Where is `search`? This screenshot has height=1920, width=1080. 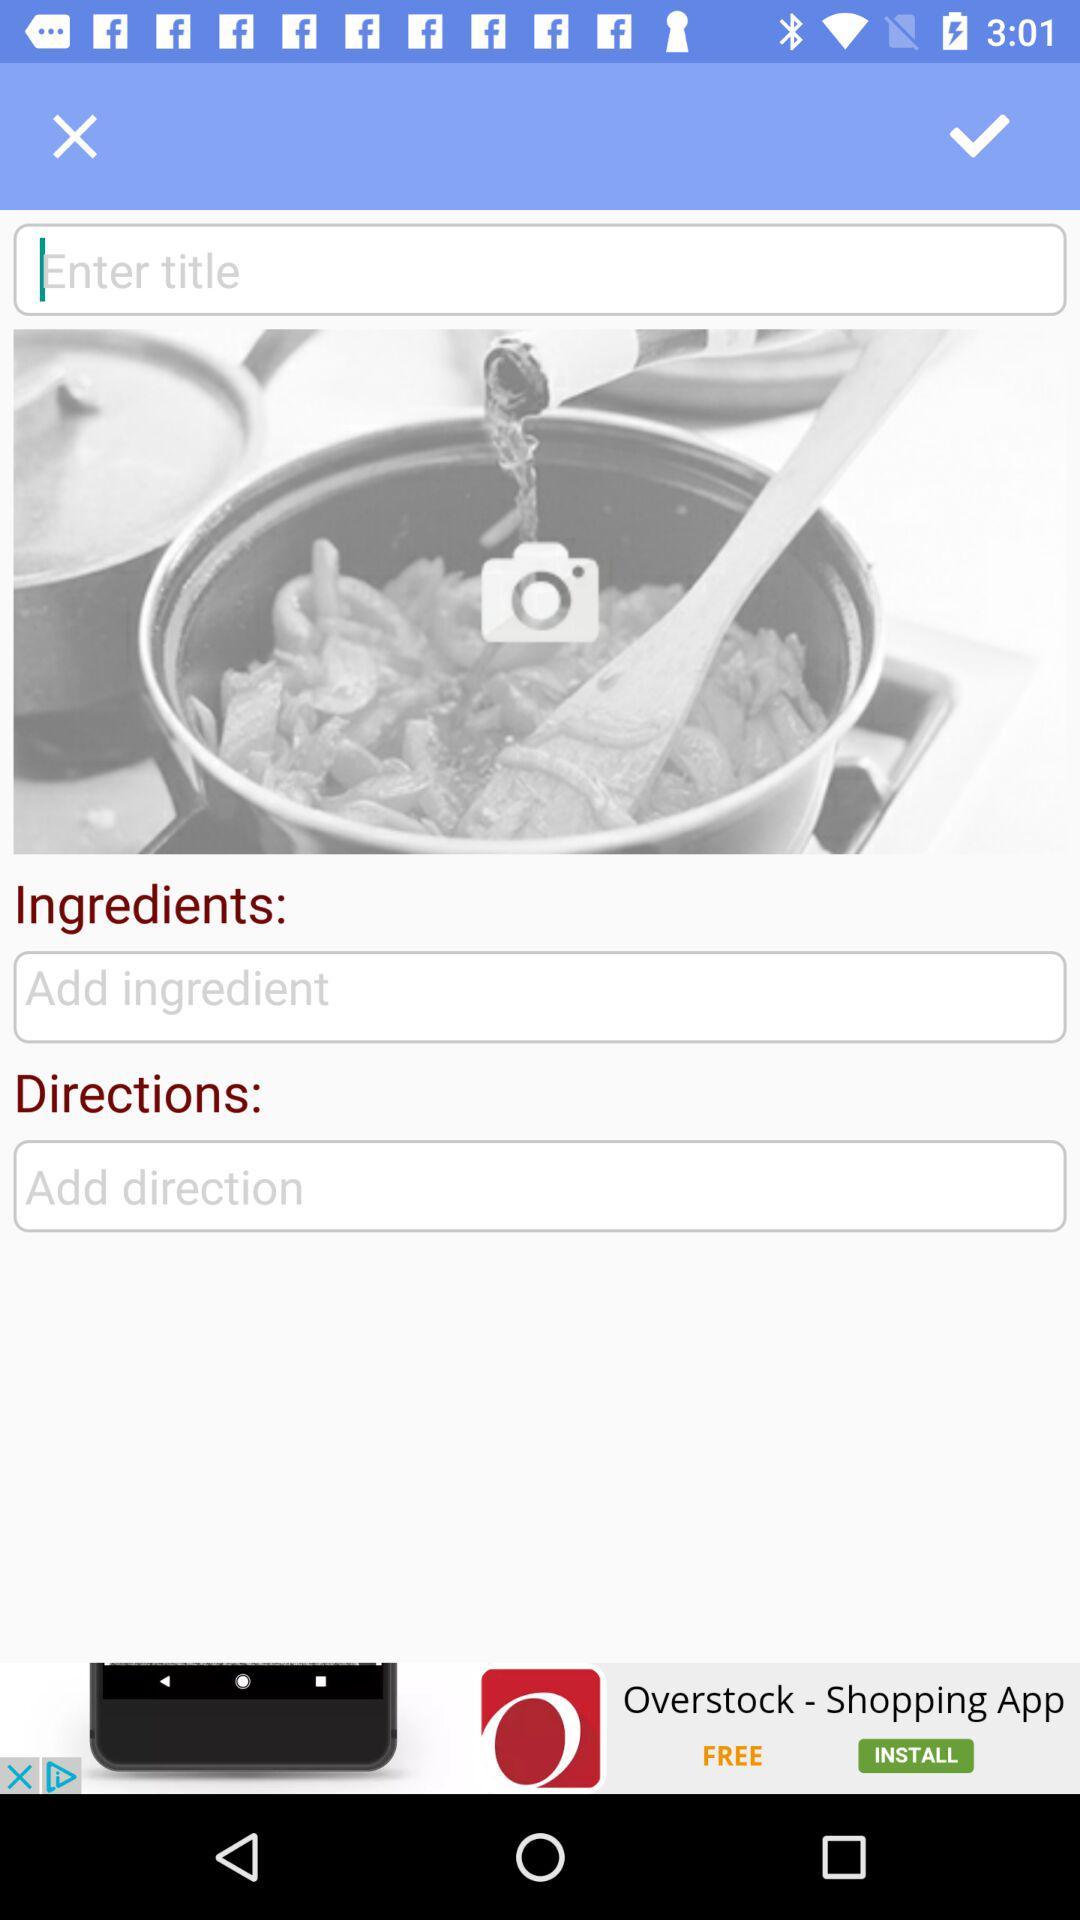
search is located at coordinates (540, 268).